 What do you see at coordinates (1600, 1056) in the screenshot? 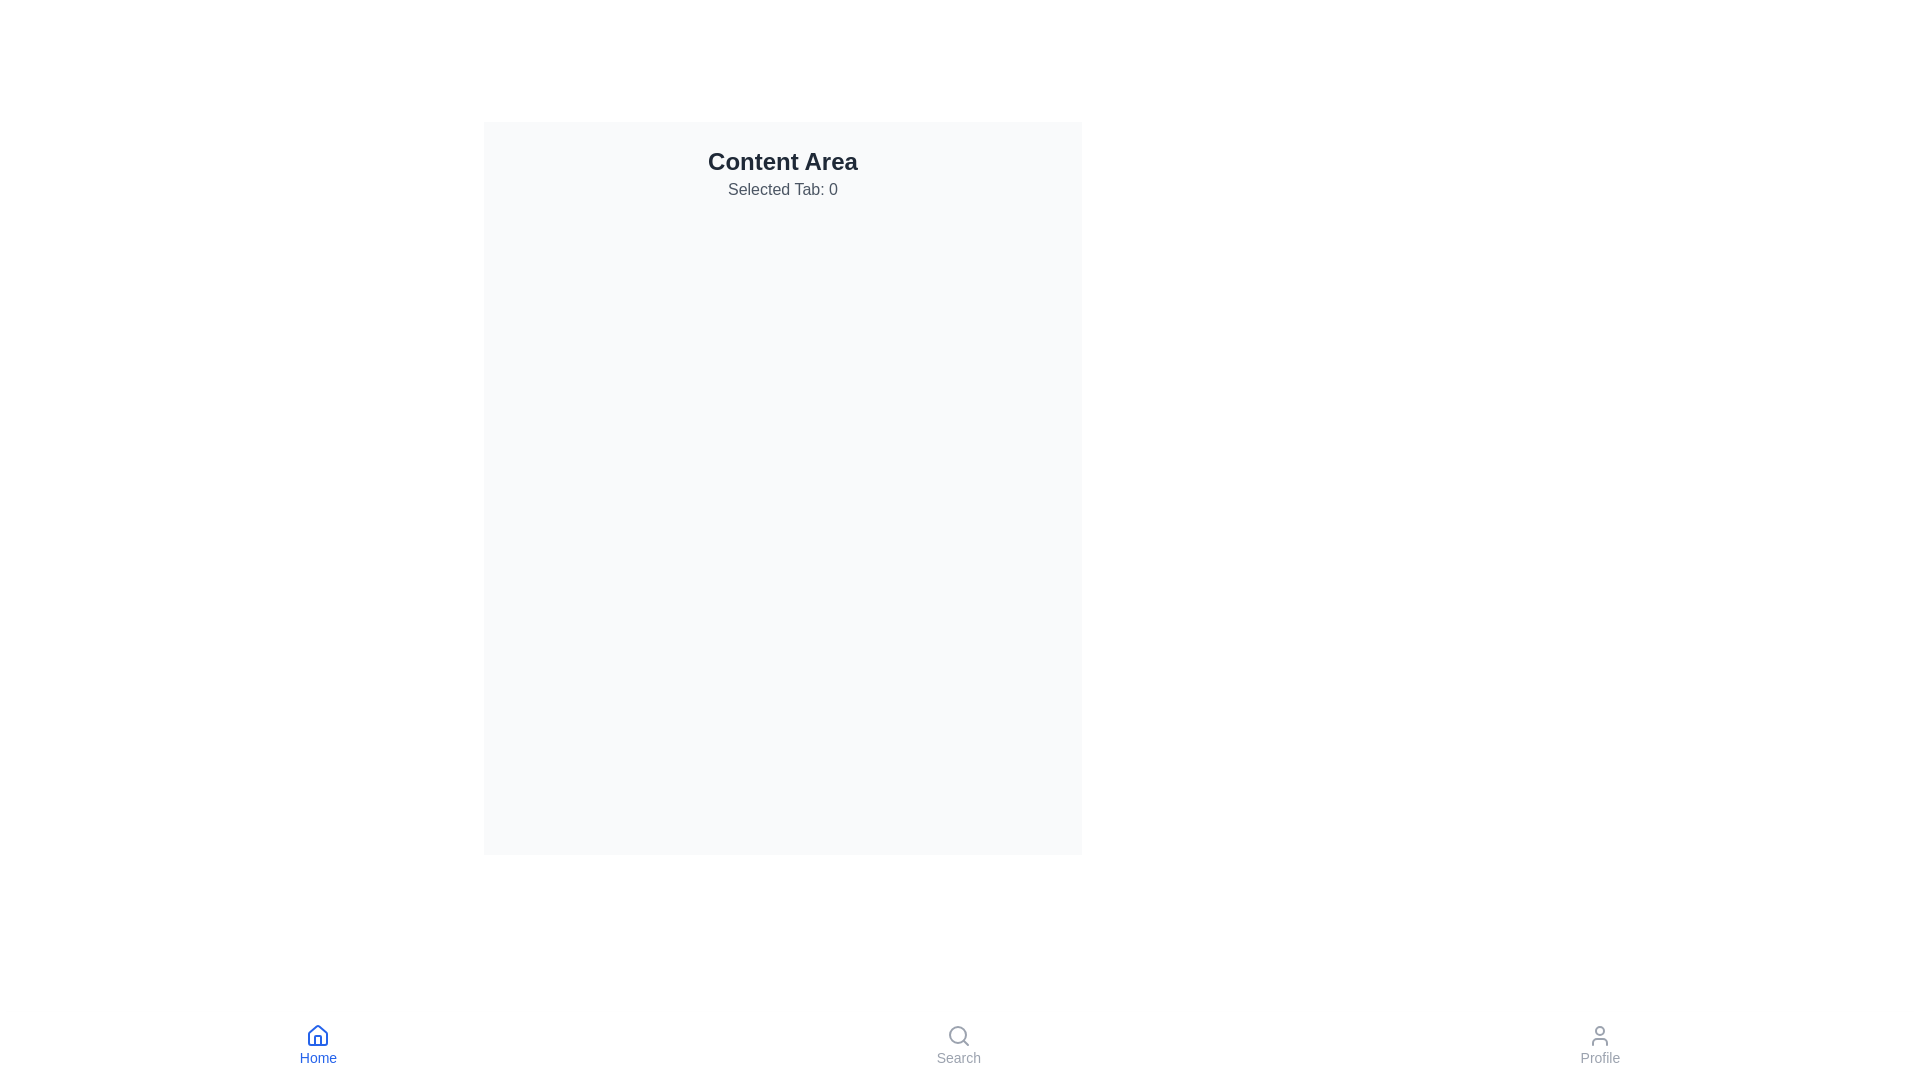
I see `the 'Profile' text label, which is centrally positioned within the bottom navigation bar, below the user icon graphic` at bounding box center [1600, 1056].